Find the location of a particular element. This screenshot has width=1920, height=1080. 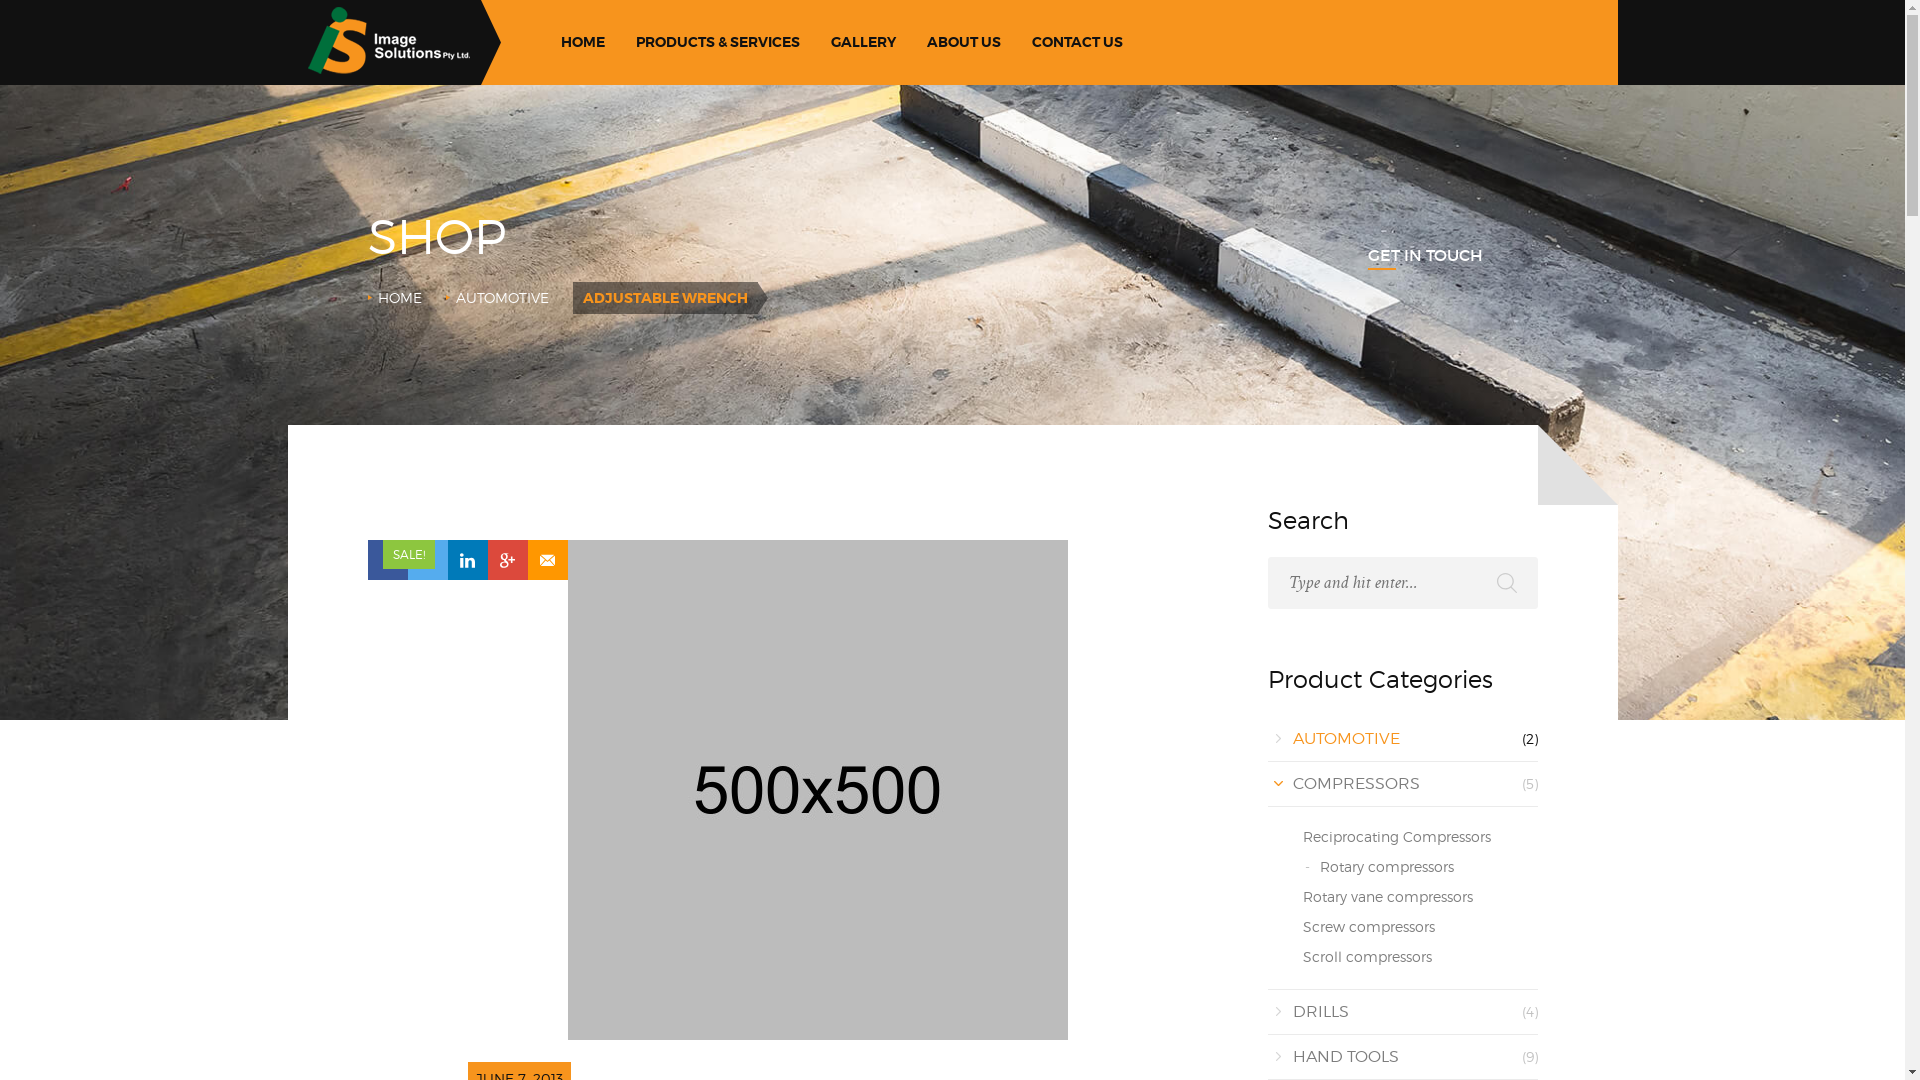

'HOME' is located at coordinates (581, 42).